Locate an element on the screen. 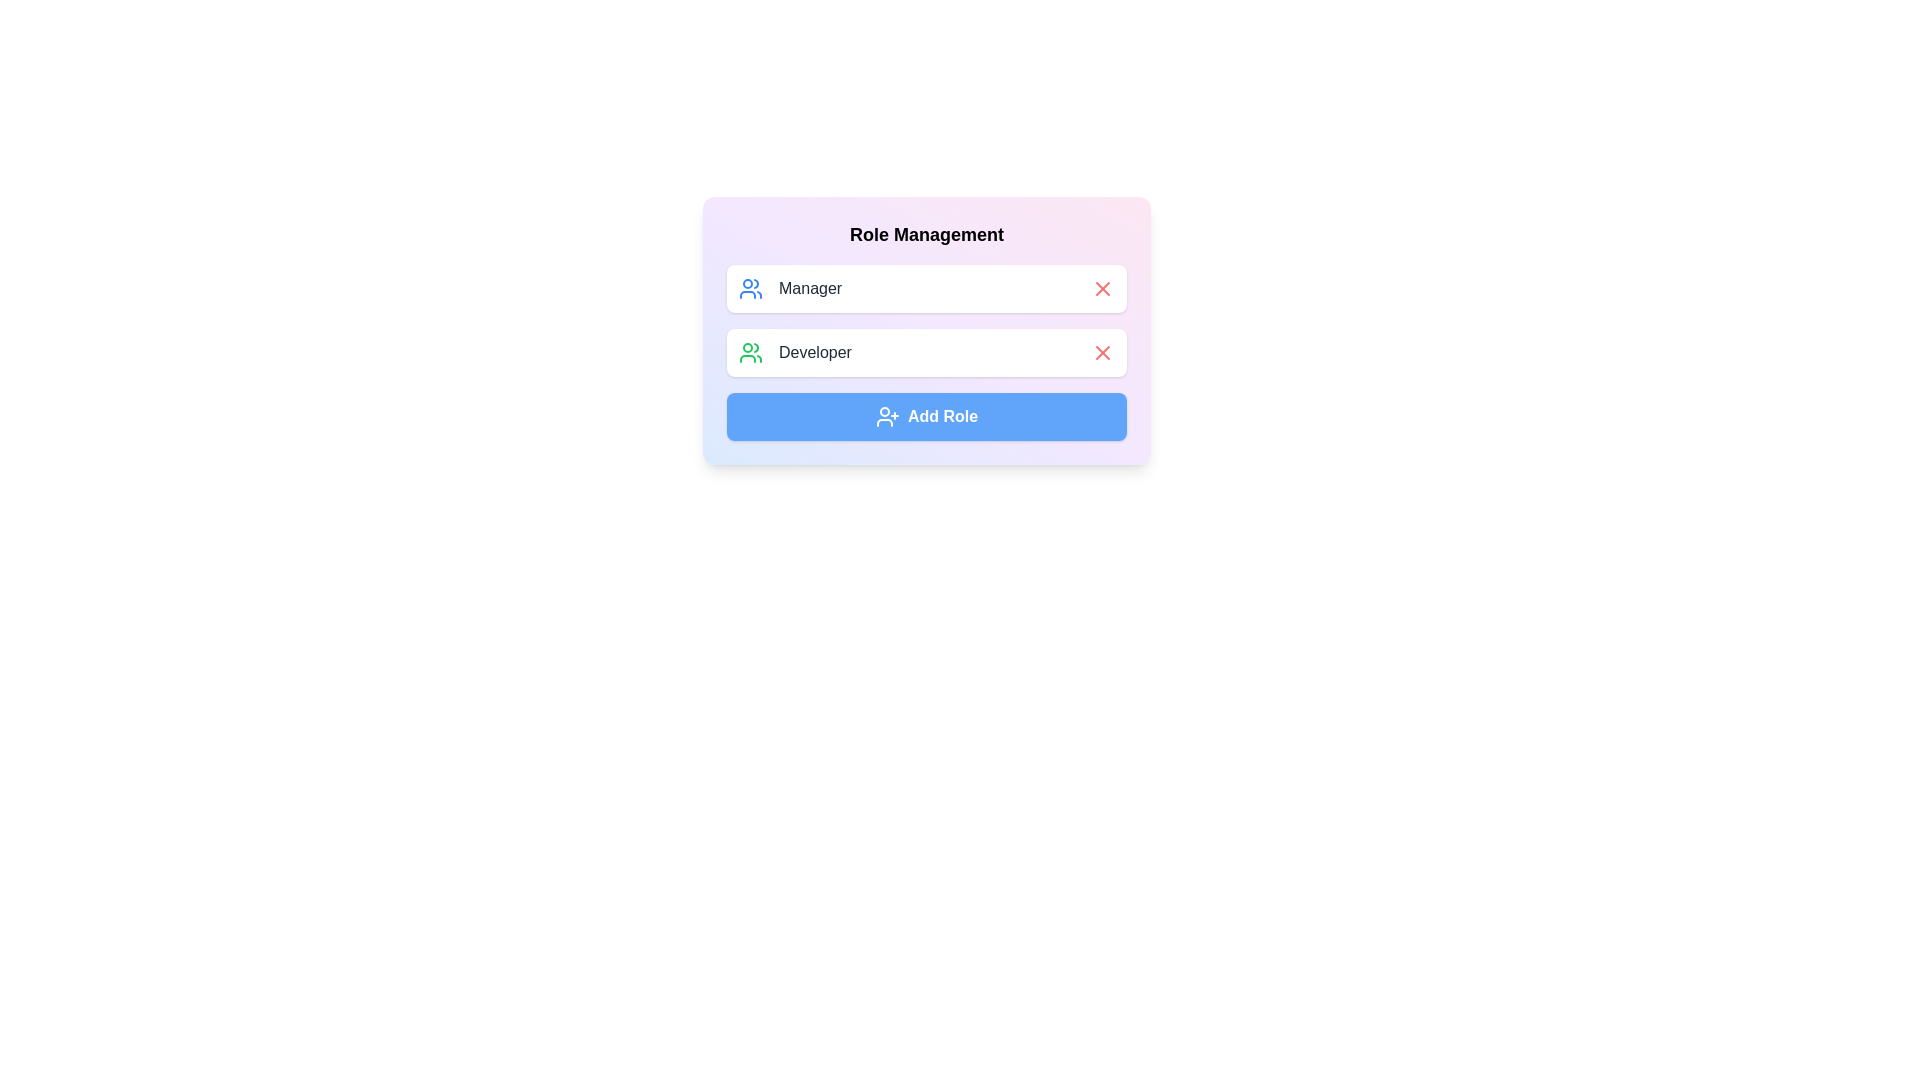 The width and height of the screenshot is (1920, 1080). the role text 'Manager' to select it is located at coordinates (810, 289).